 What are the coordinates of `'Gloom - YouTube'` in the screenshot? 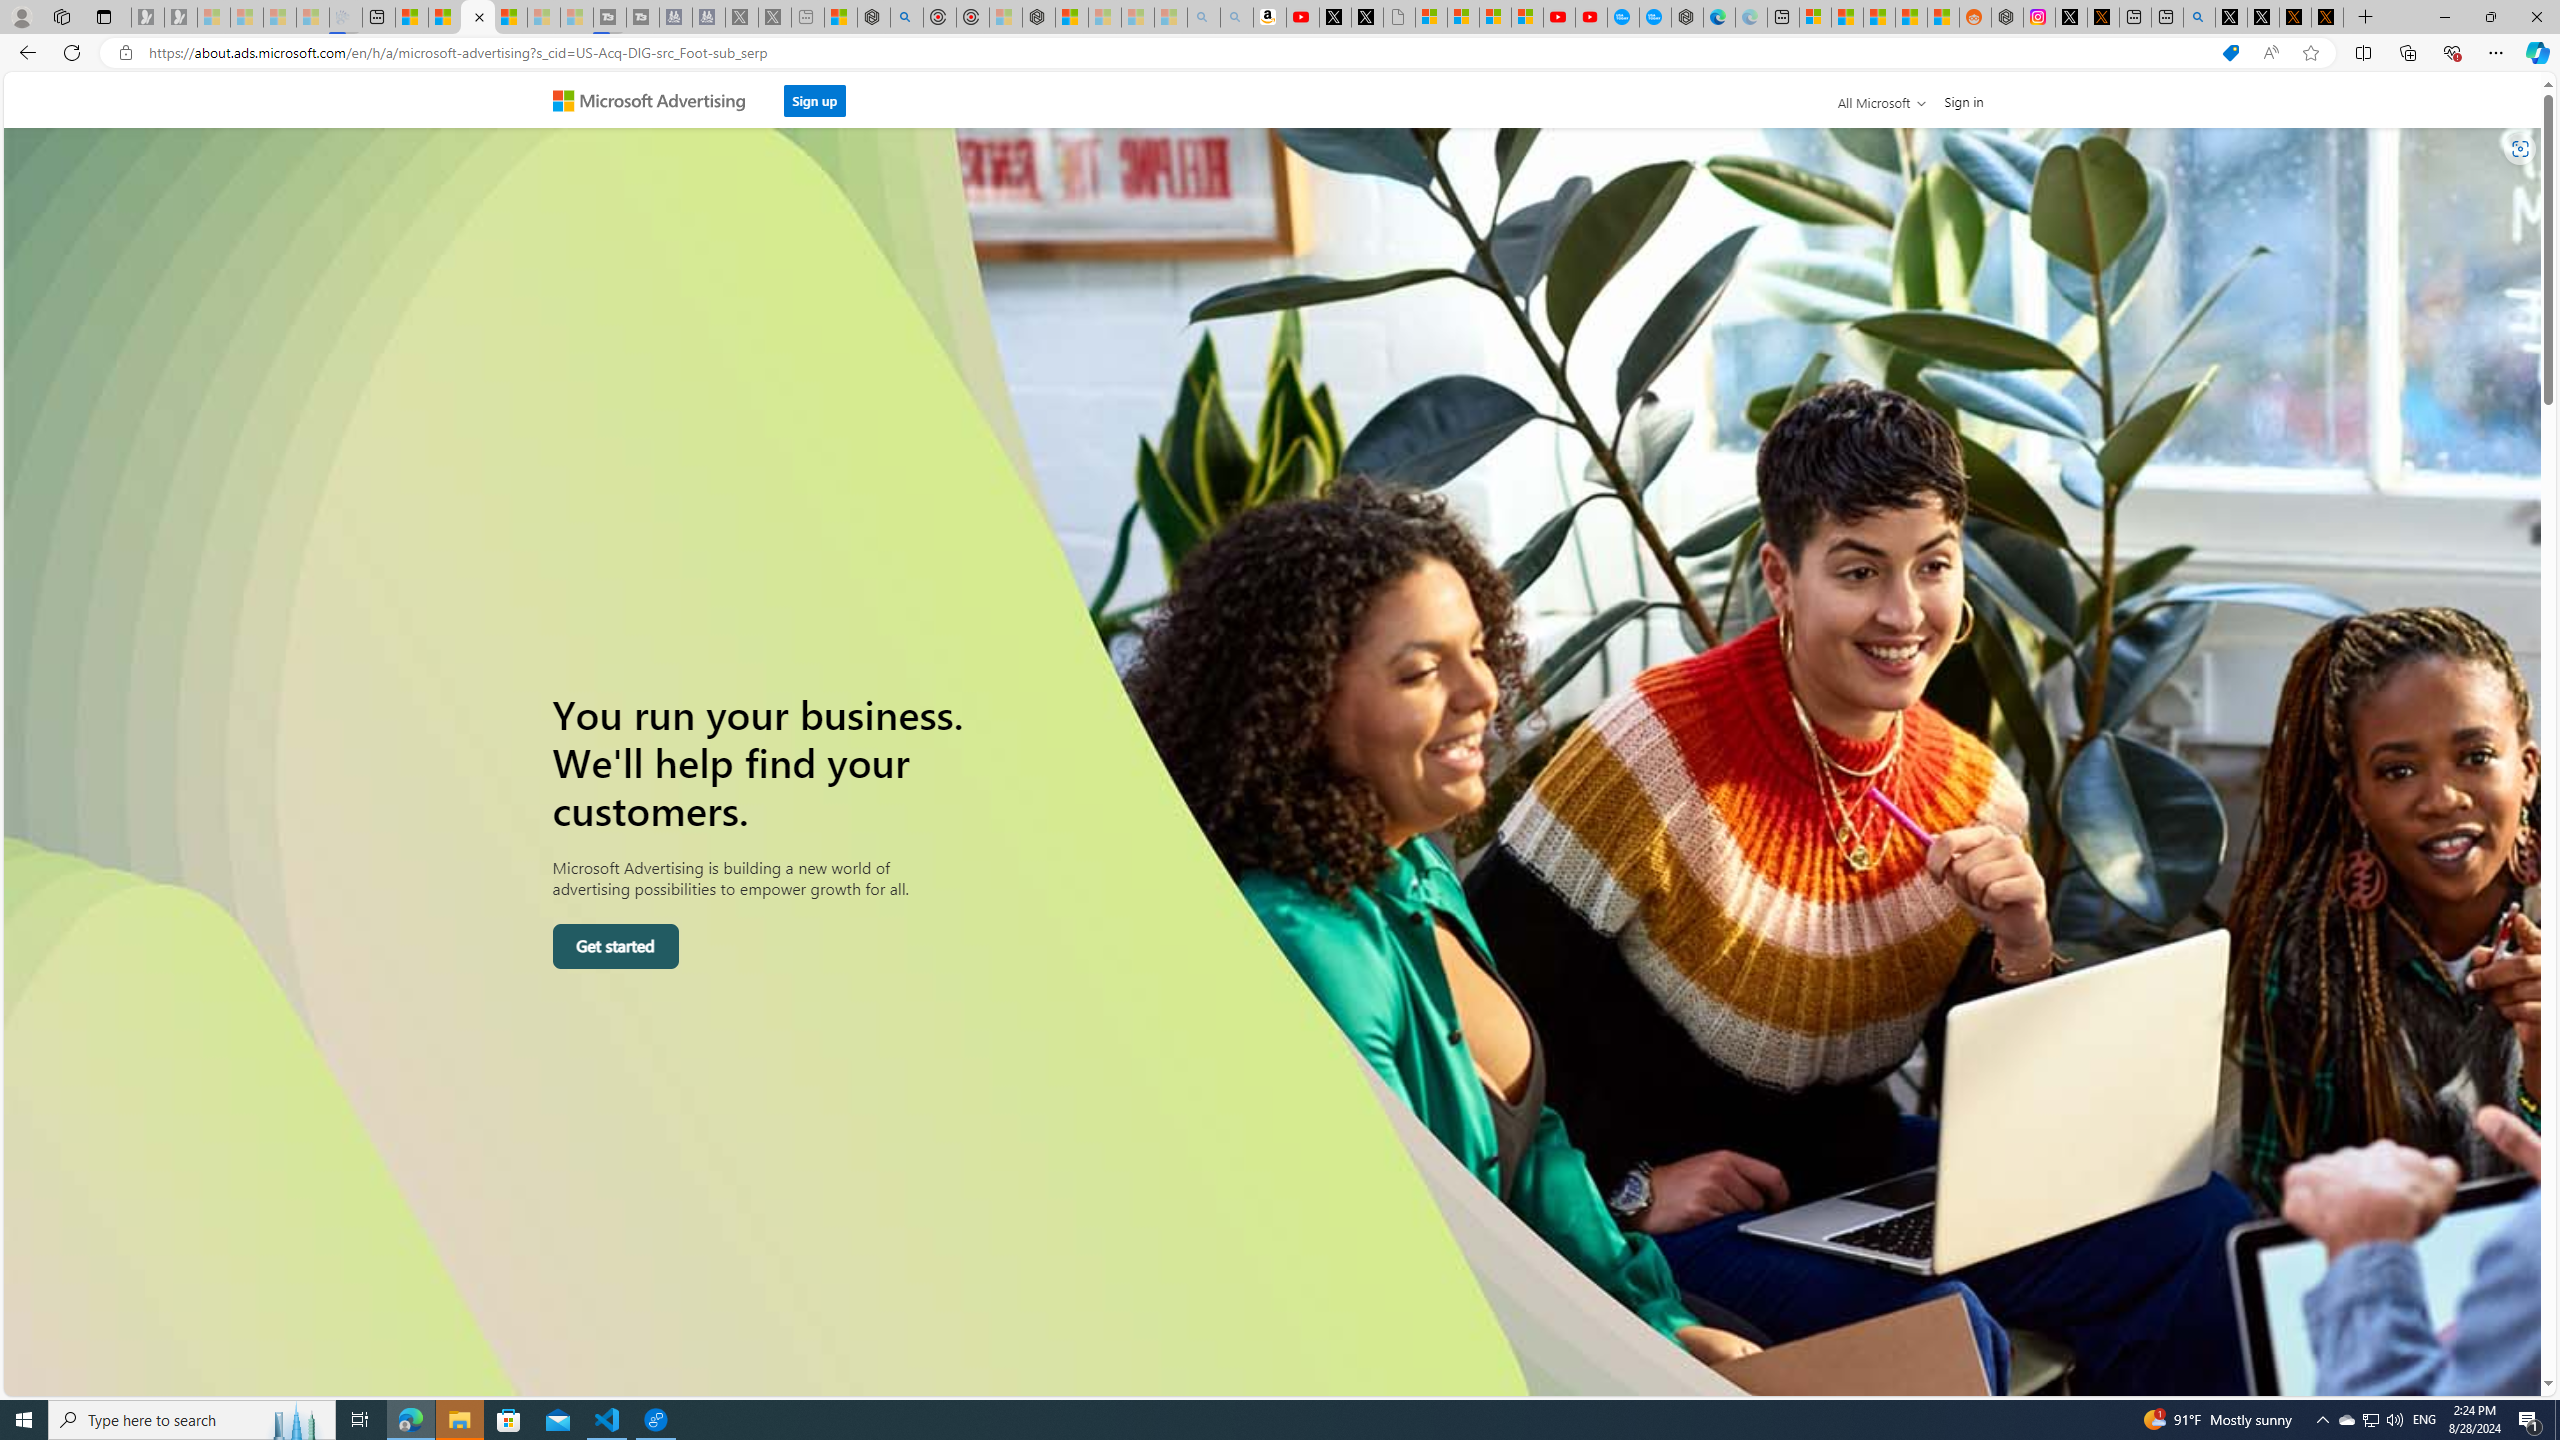 It's located at (1560, 16).